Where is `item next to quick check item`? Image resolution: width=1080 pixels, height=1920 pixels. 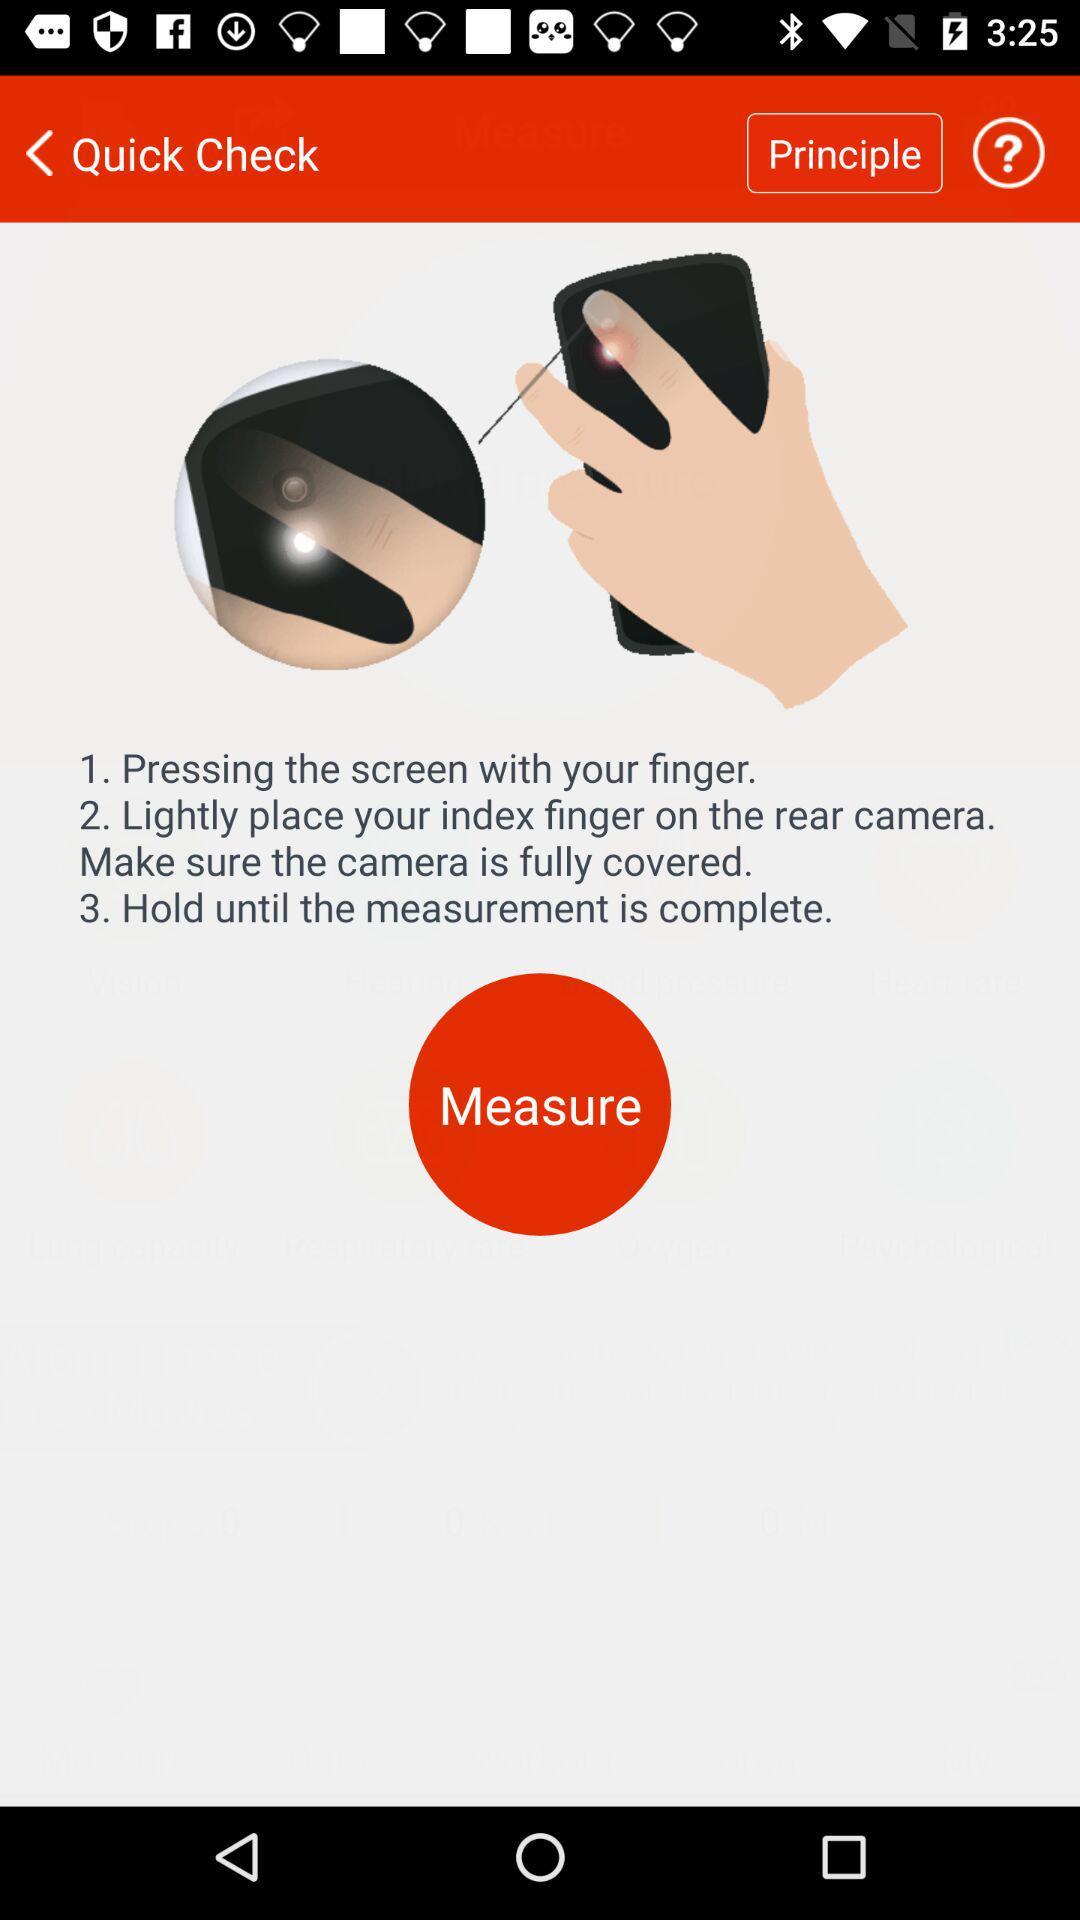 item next to quick check item is located at coordinates (844, 139).